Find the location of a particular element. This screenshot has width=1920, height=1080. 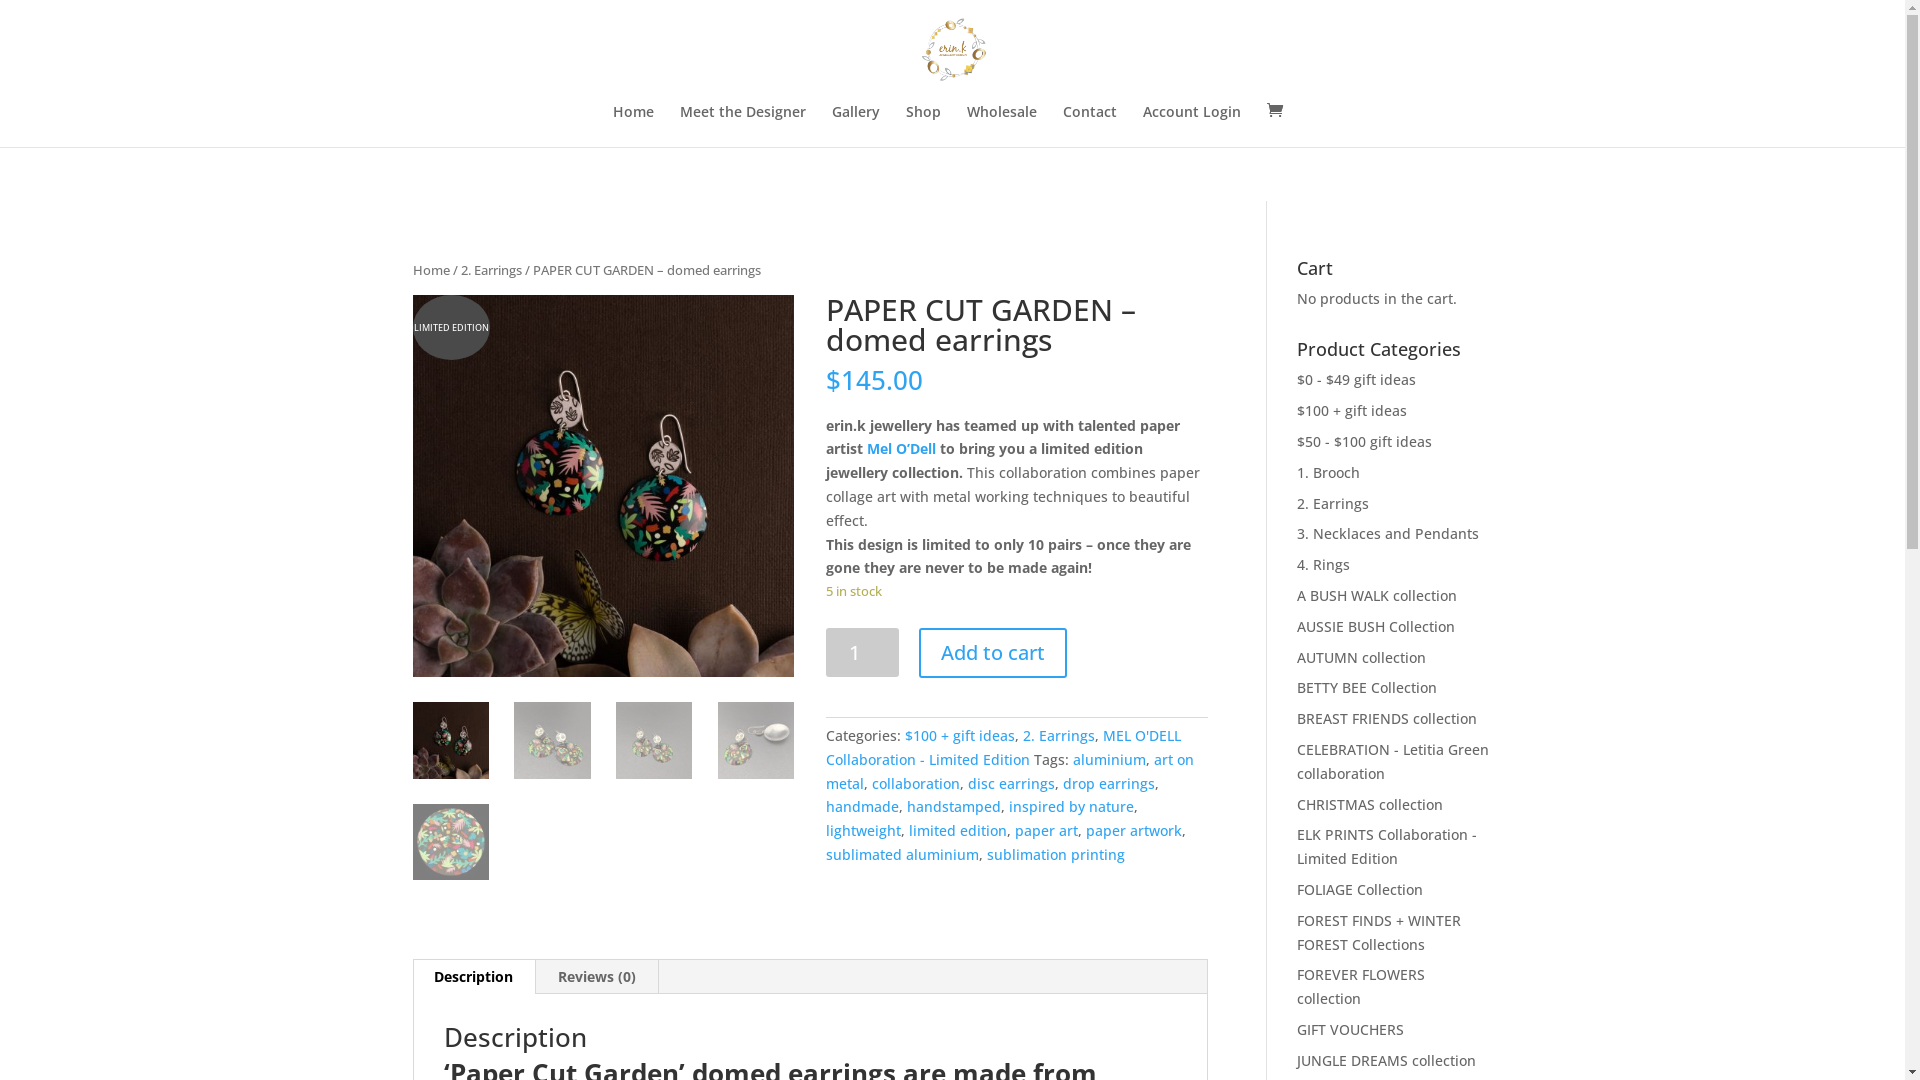

'JUNGLE DREAMS collection' is located at coordinates (1385, 1059).